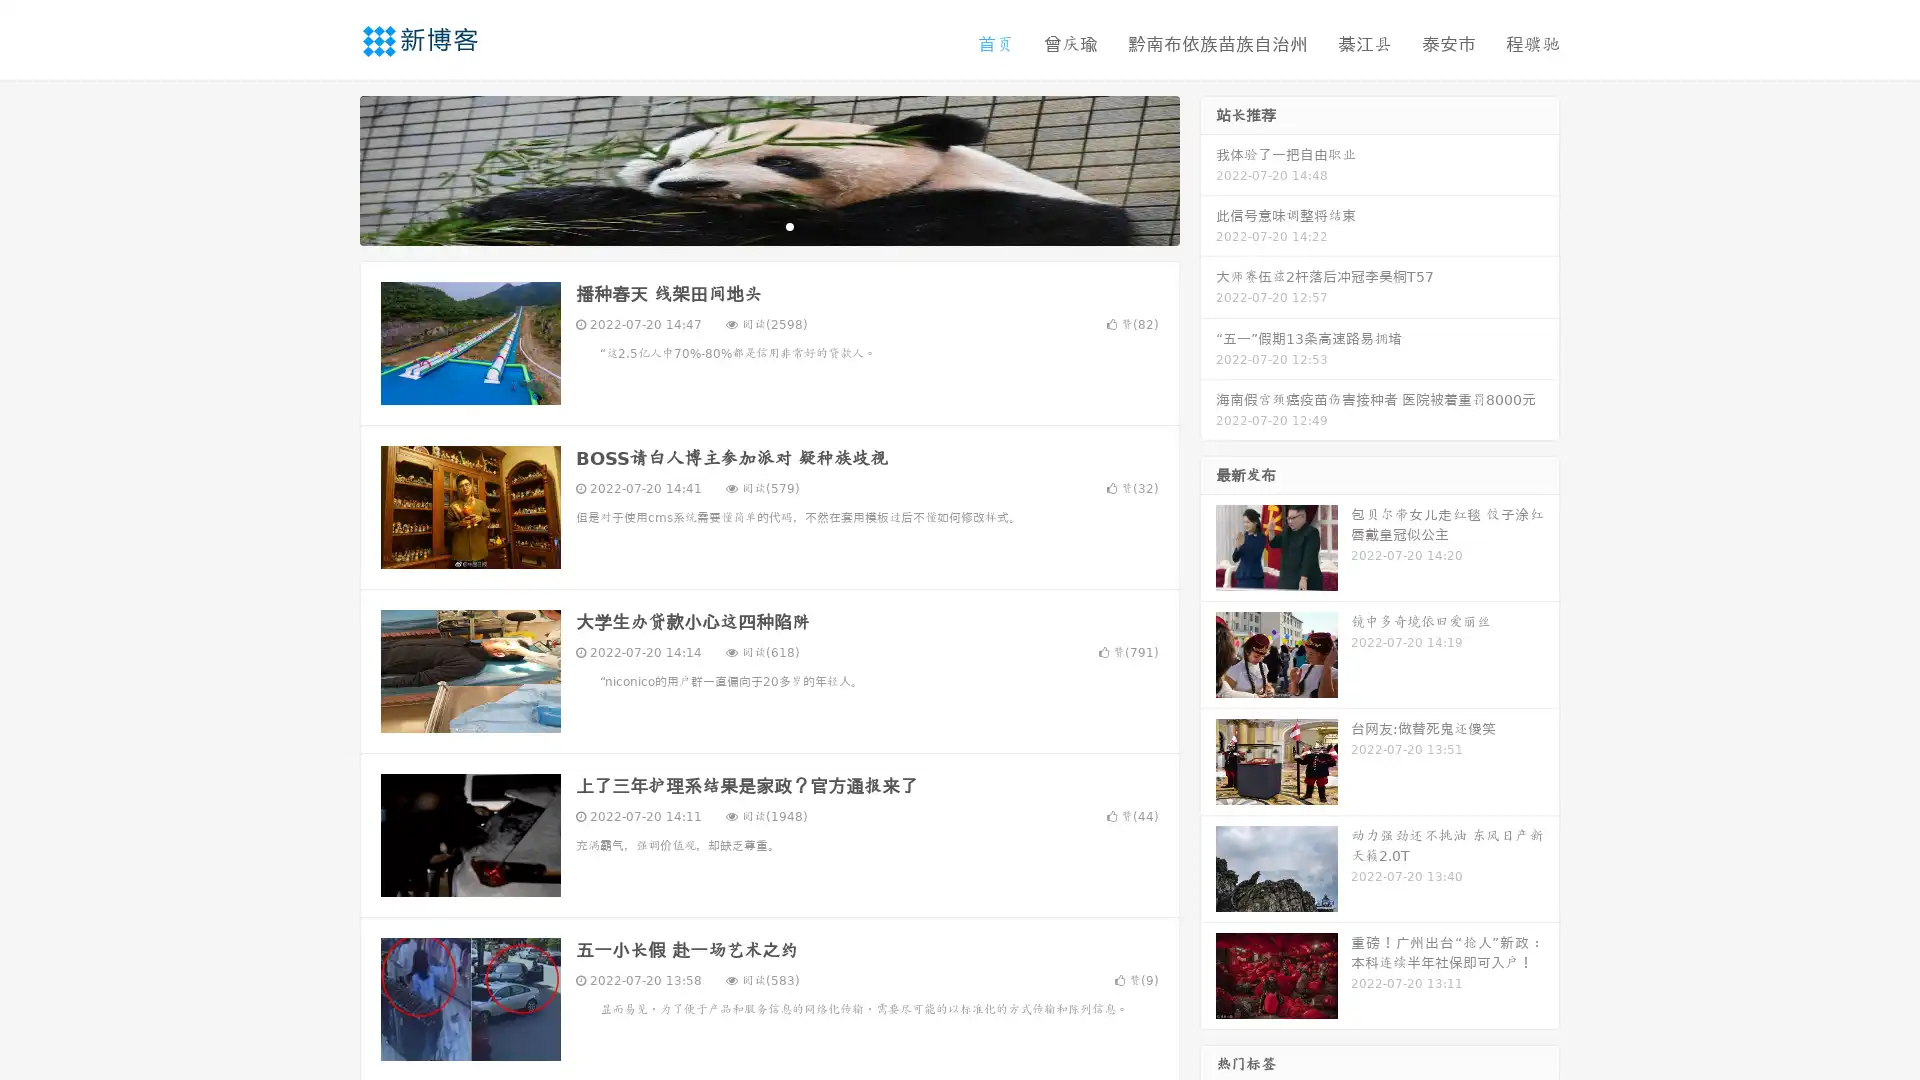 This screenshot has width=1920, height=1080. Describe the element at coordinates (789, 225) in the screenshot. I see `Go to slide 3` at that location.